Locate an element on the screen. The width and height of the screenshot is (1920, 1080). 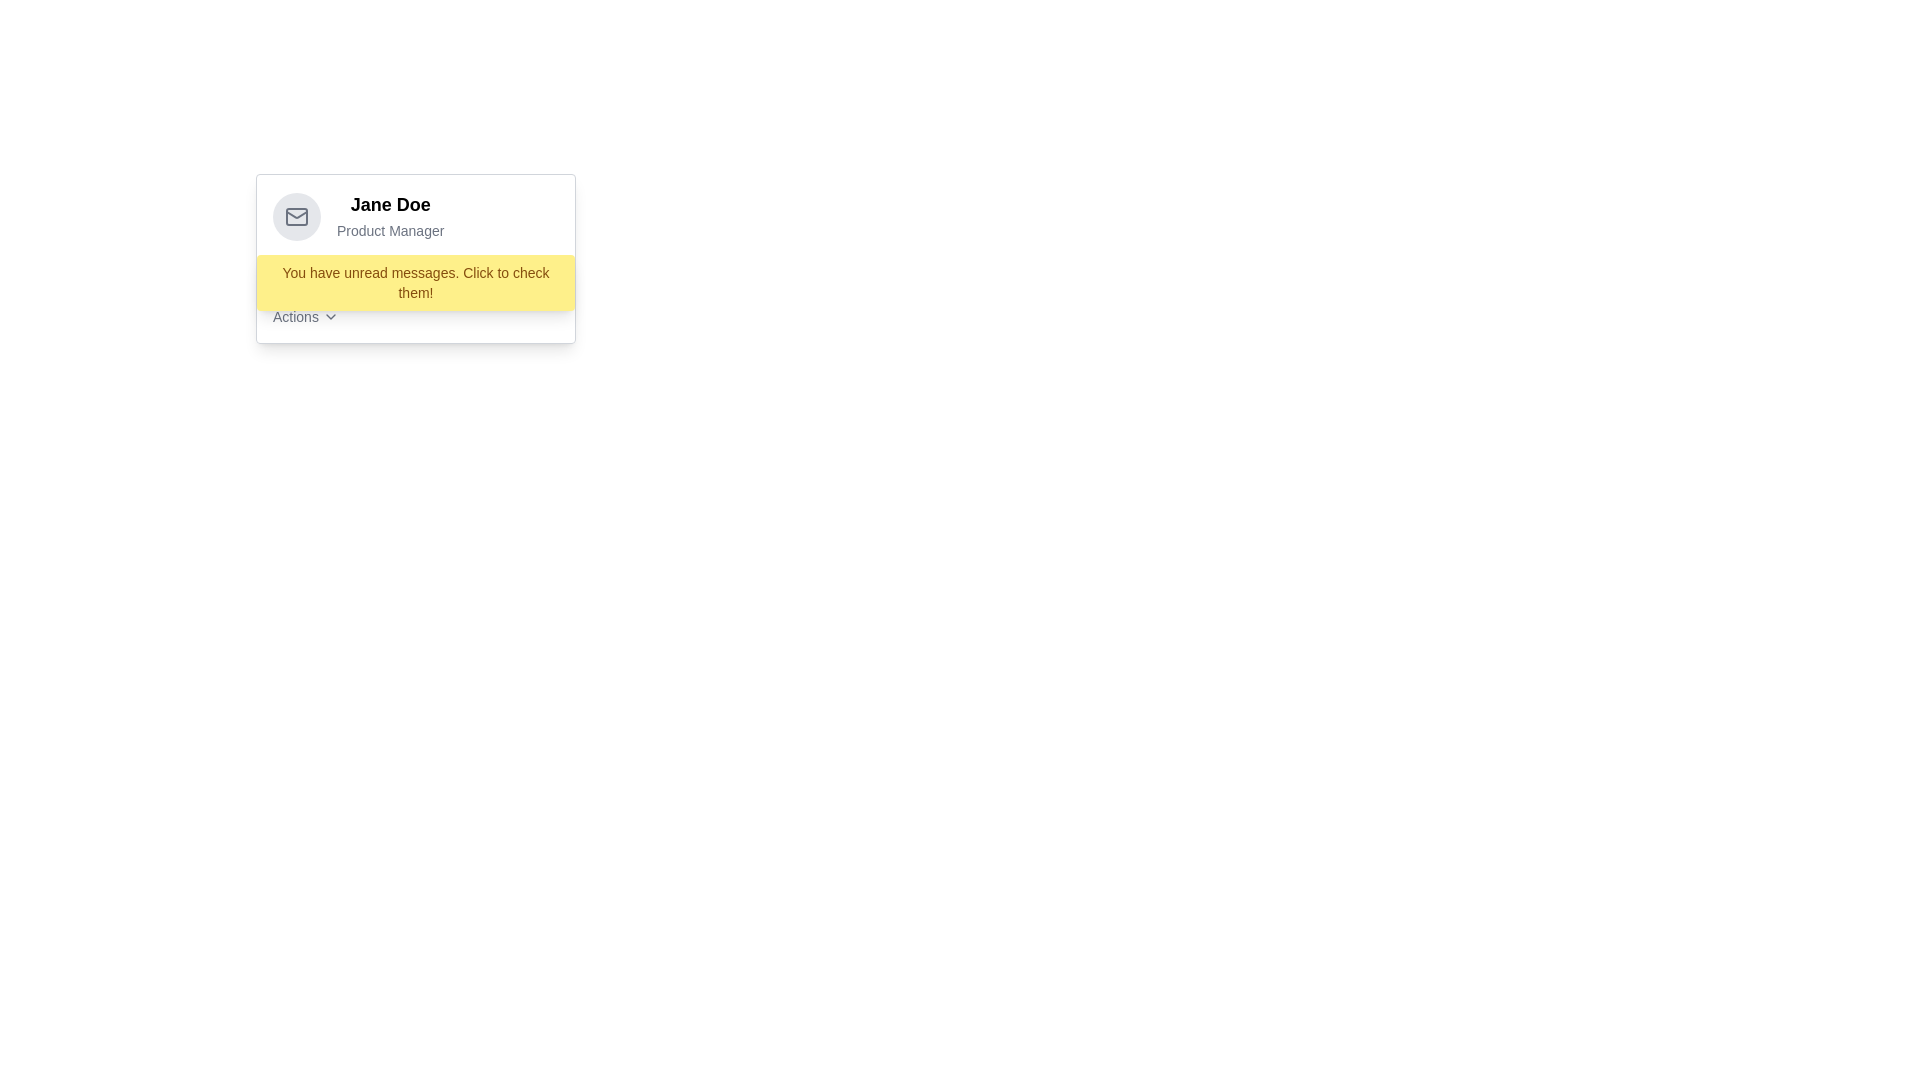
the main rectangular body of the styled envelope icon located is located at coordinates (296, 216).